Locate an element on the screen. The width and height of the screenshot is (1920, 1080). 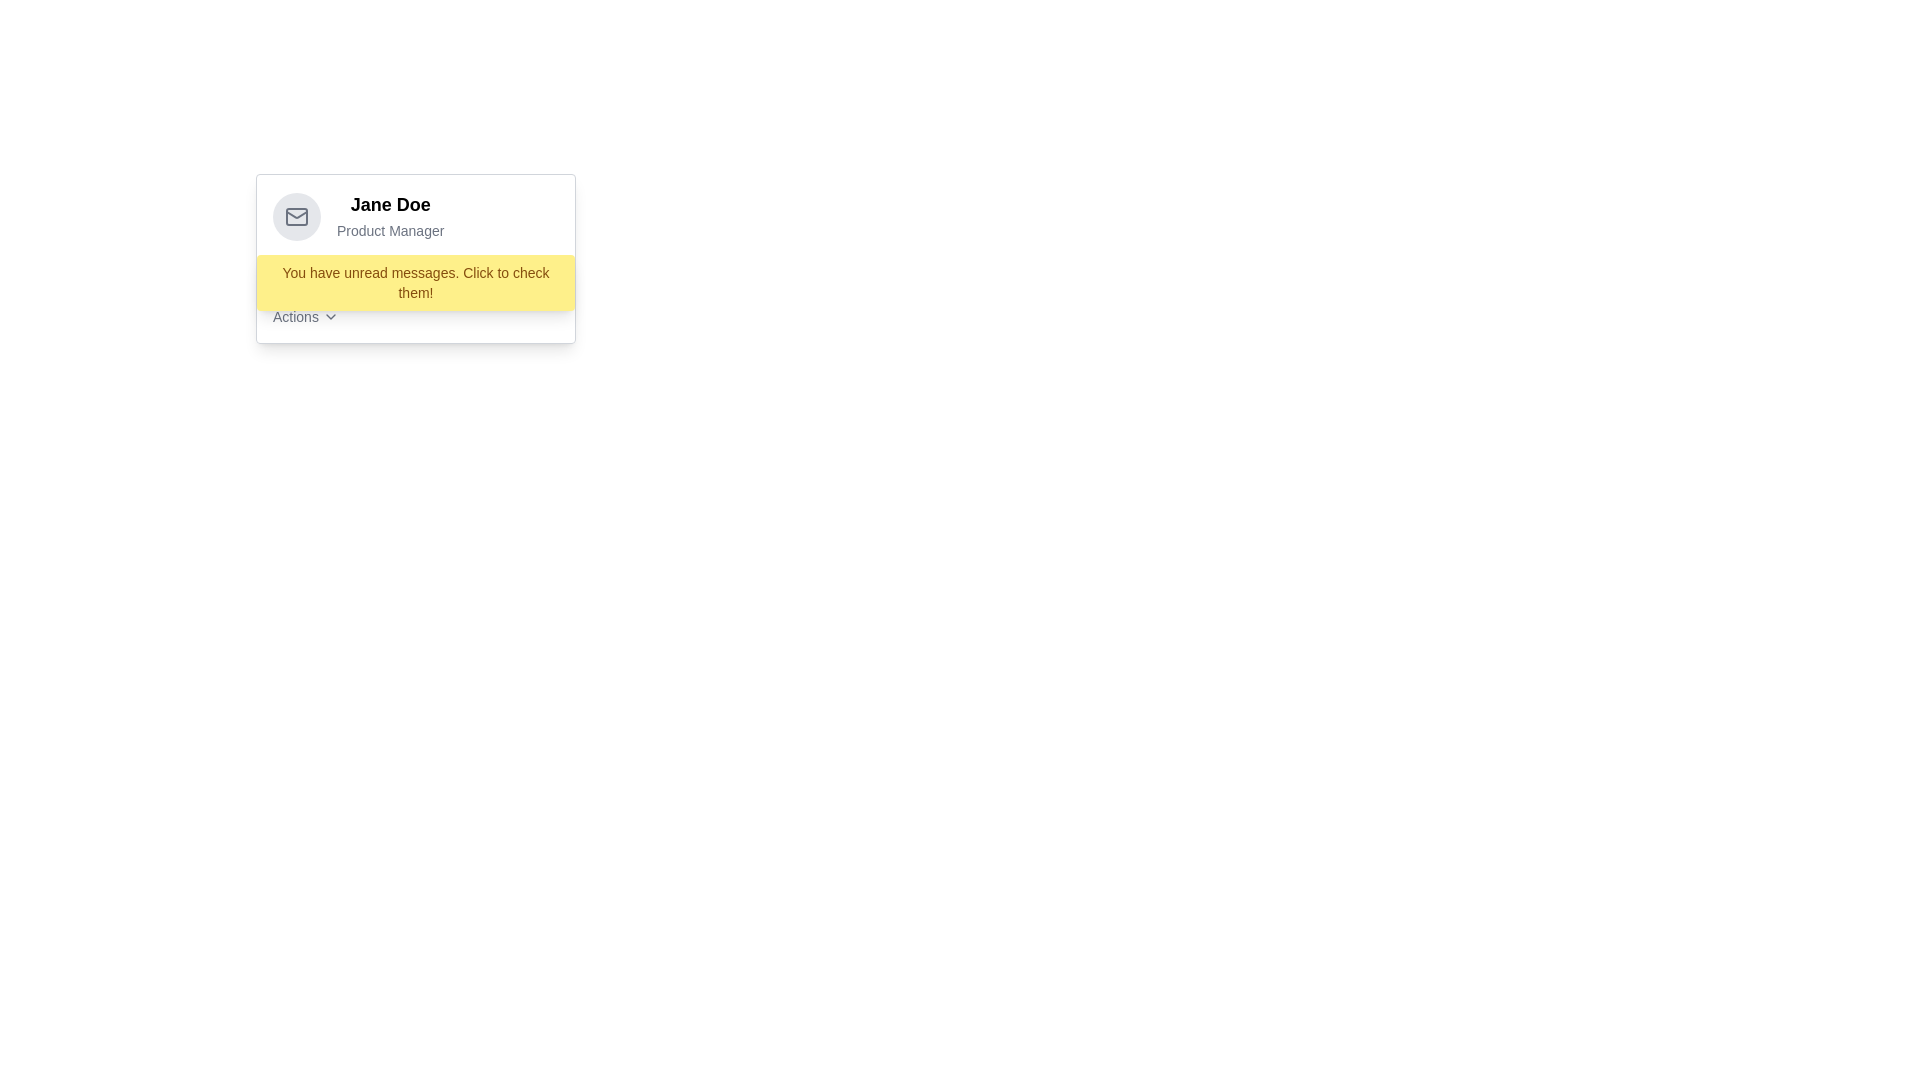
the main rectangular body of the styled envelope icon located is located at coordinates (296, 216).